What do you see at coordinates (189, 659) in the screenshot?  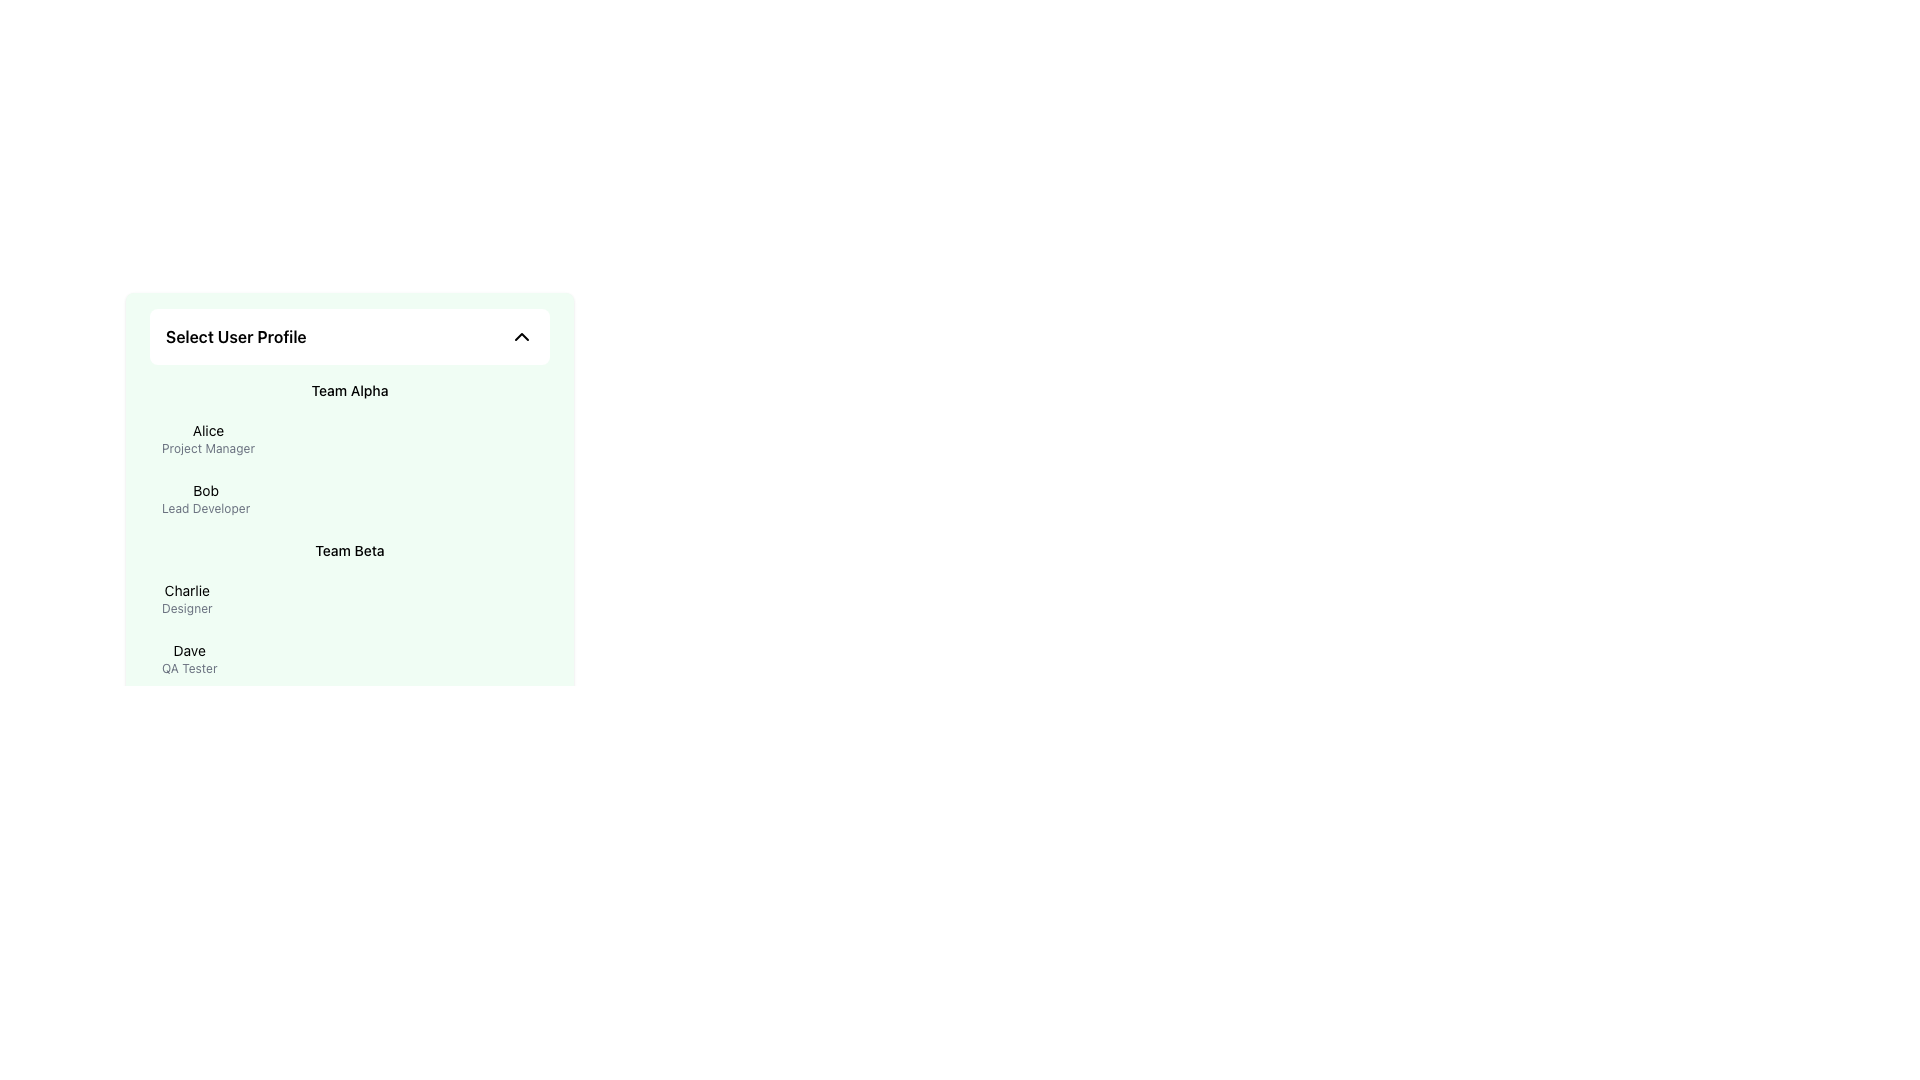 I see `the Text Display element that shows the name and title of a person, positioned below 'Charlie Designer' in the 'Team Beta' section` at bounding box center [189, 659].